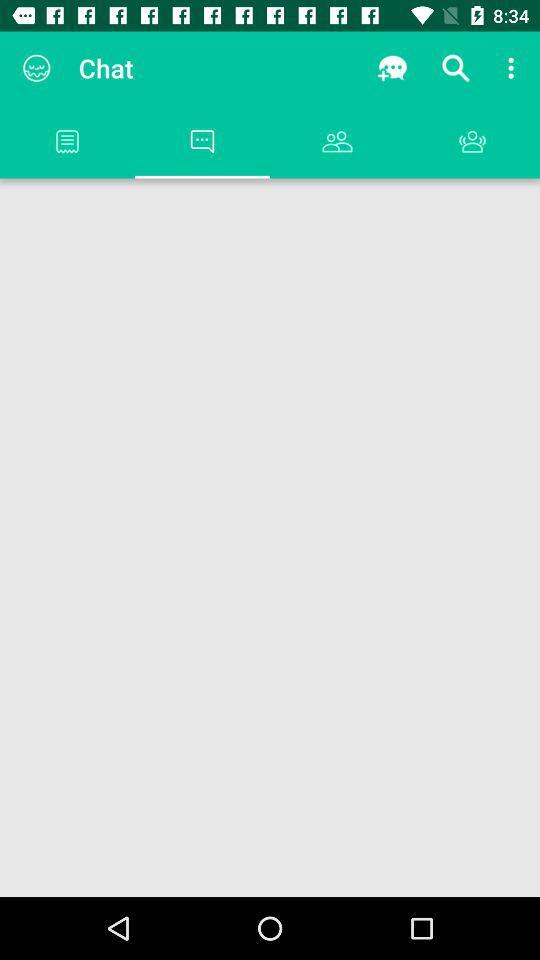 The image size is (540, 960). Describe the element at coordinates (393, 68) in the screenshot. I see `app next to the chat icon` at that location.